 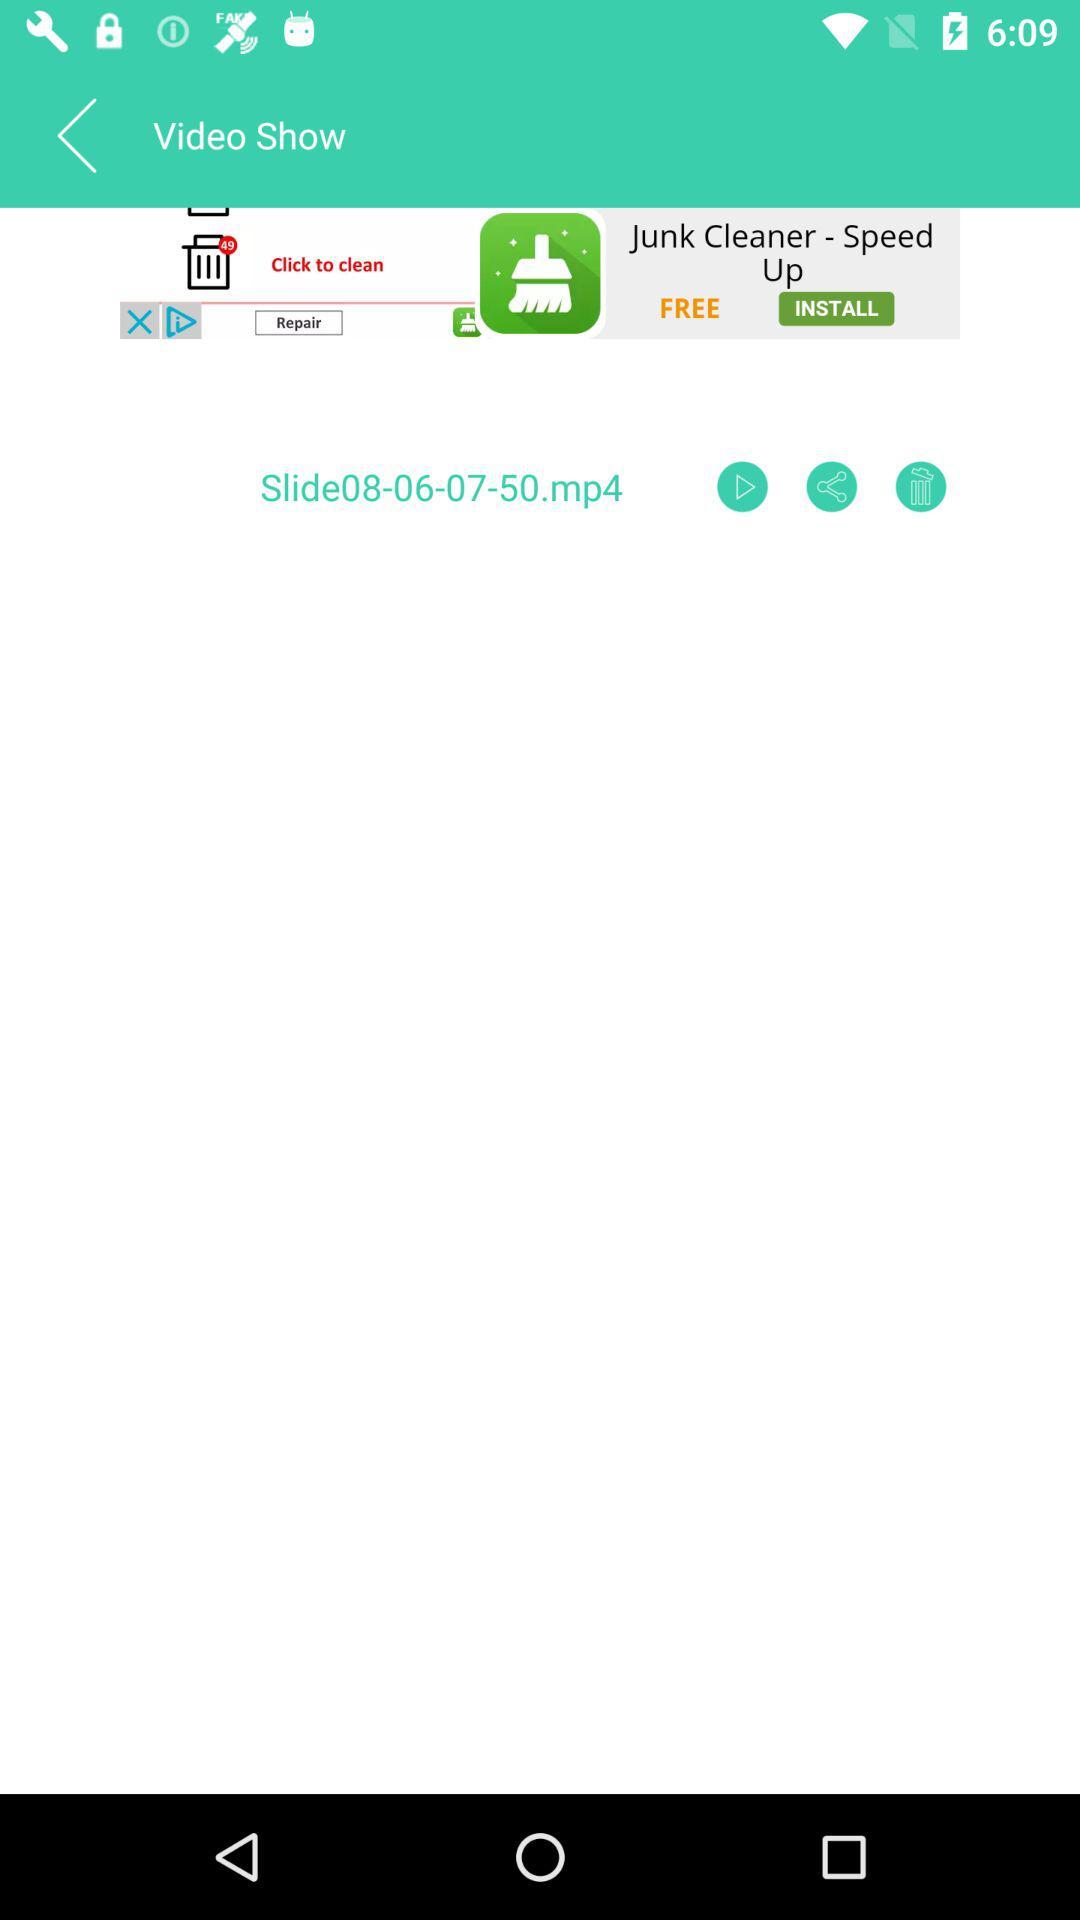 I want to click on advance screen, so click(x=742, y=486).